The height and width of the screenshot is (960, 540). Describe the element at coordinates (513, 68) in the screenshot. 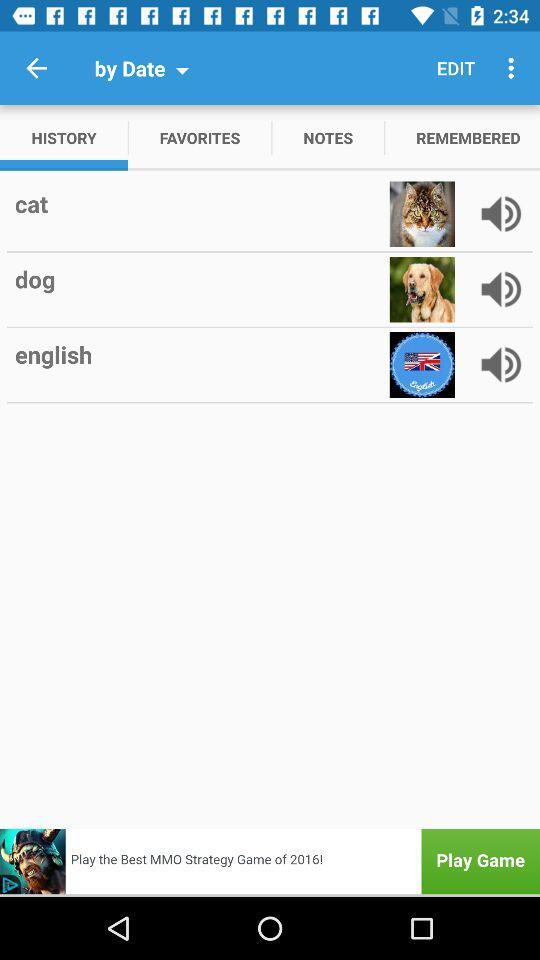

I see `icon to the right of edit item` at that location.